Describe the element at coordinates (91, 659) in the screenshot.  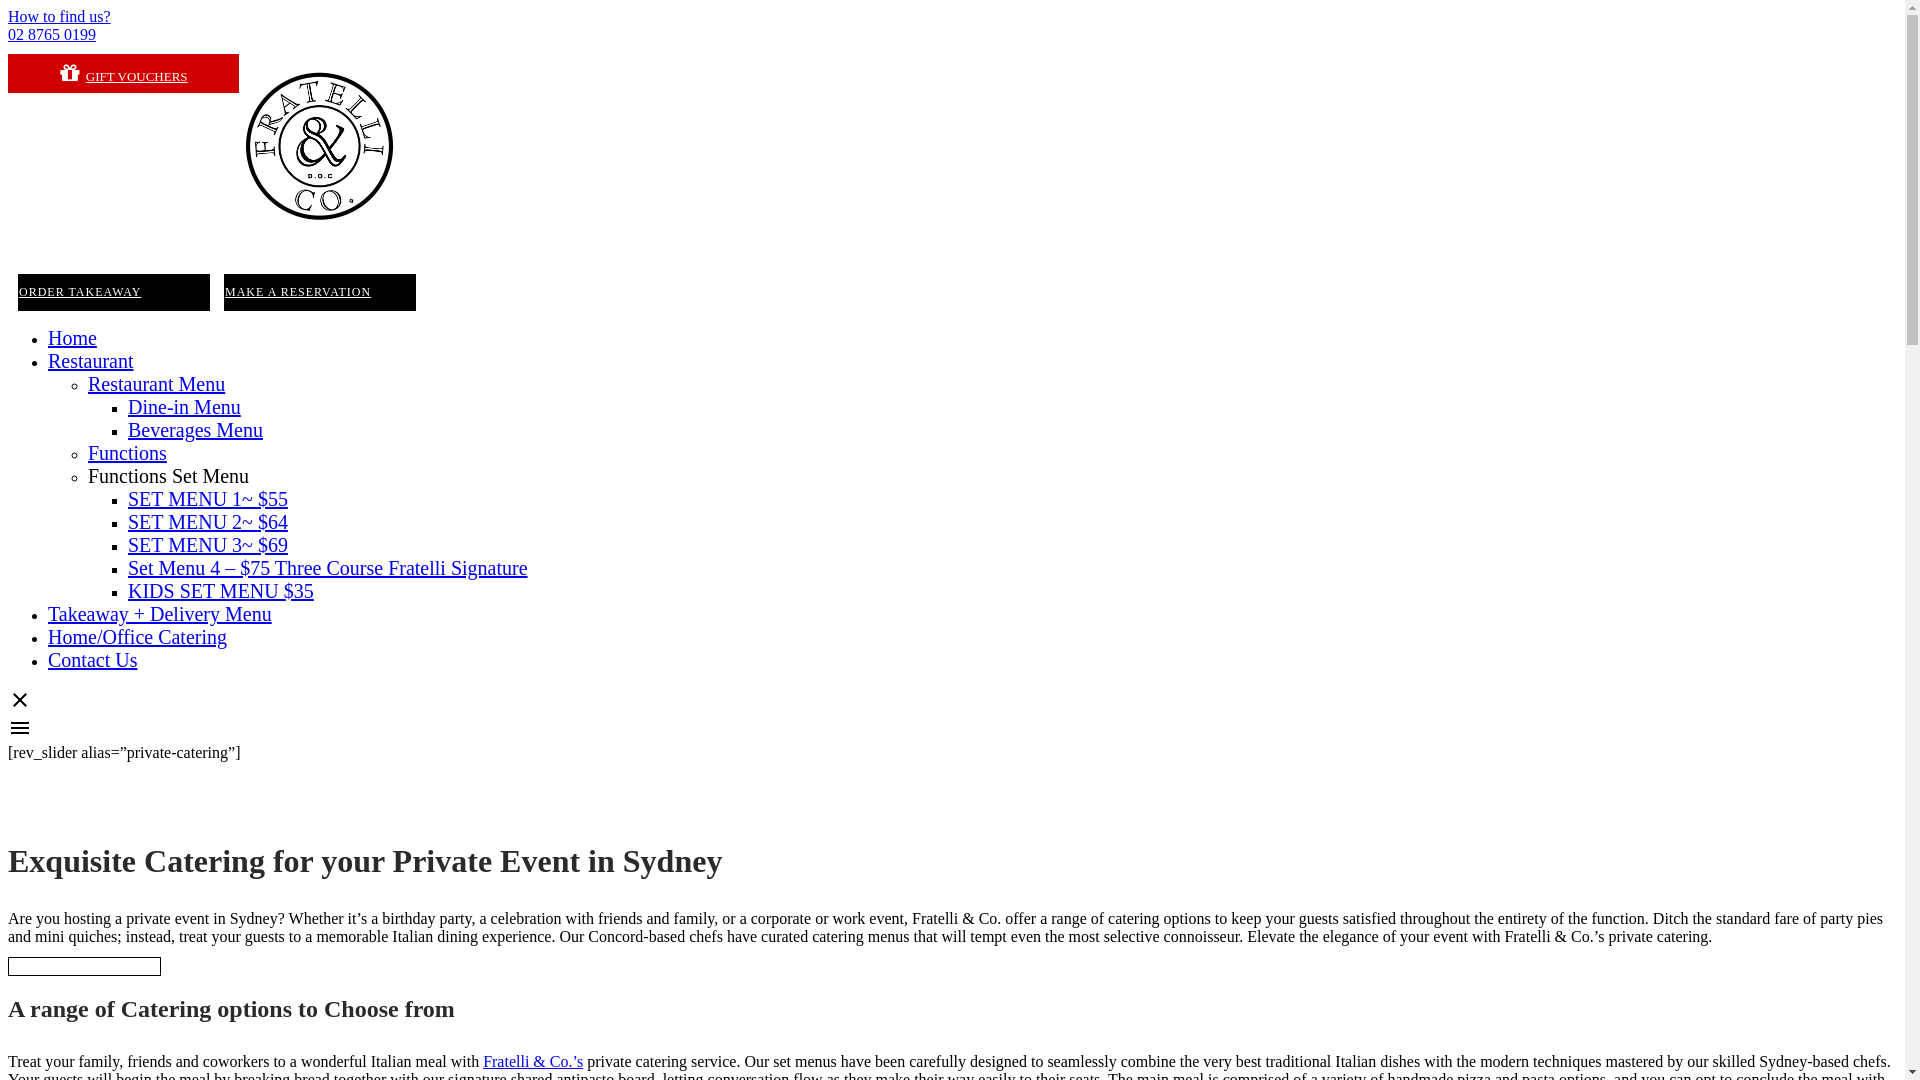
I see `'Contact Us'` at that location.